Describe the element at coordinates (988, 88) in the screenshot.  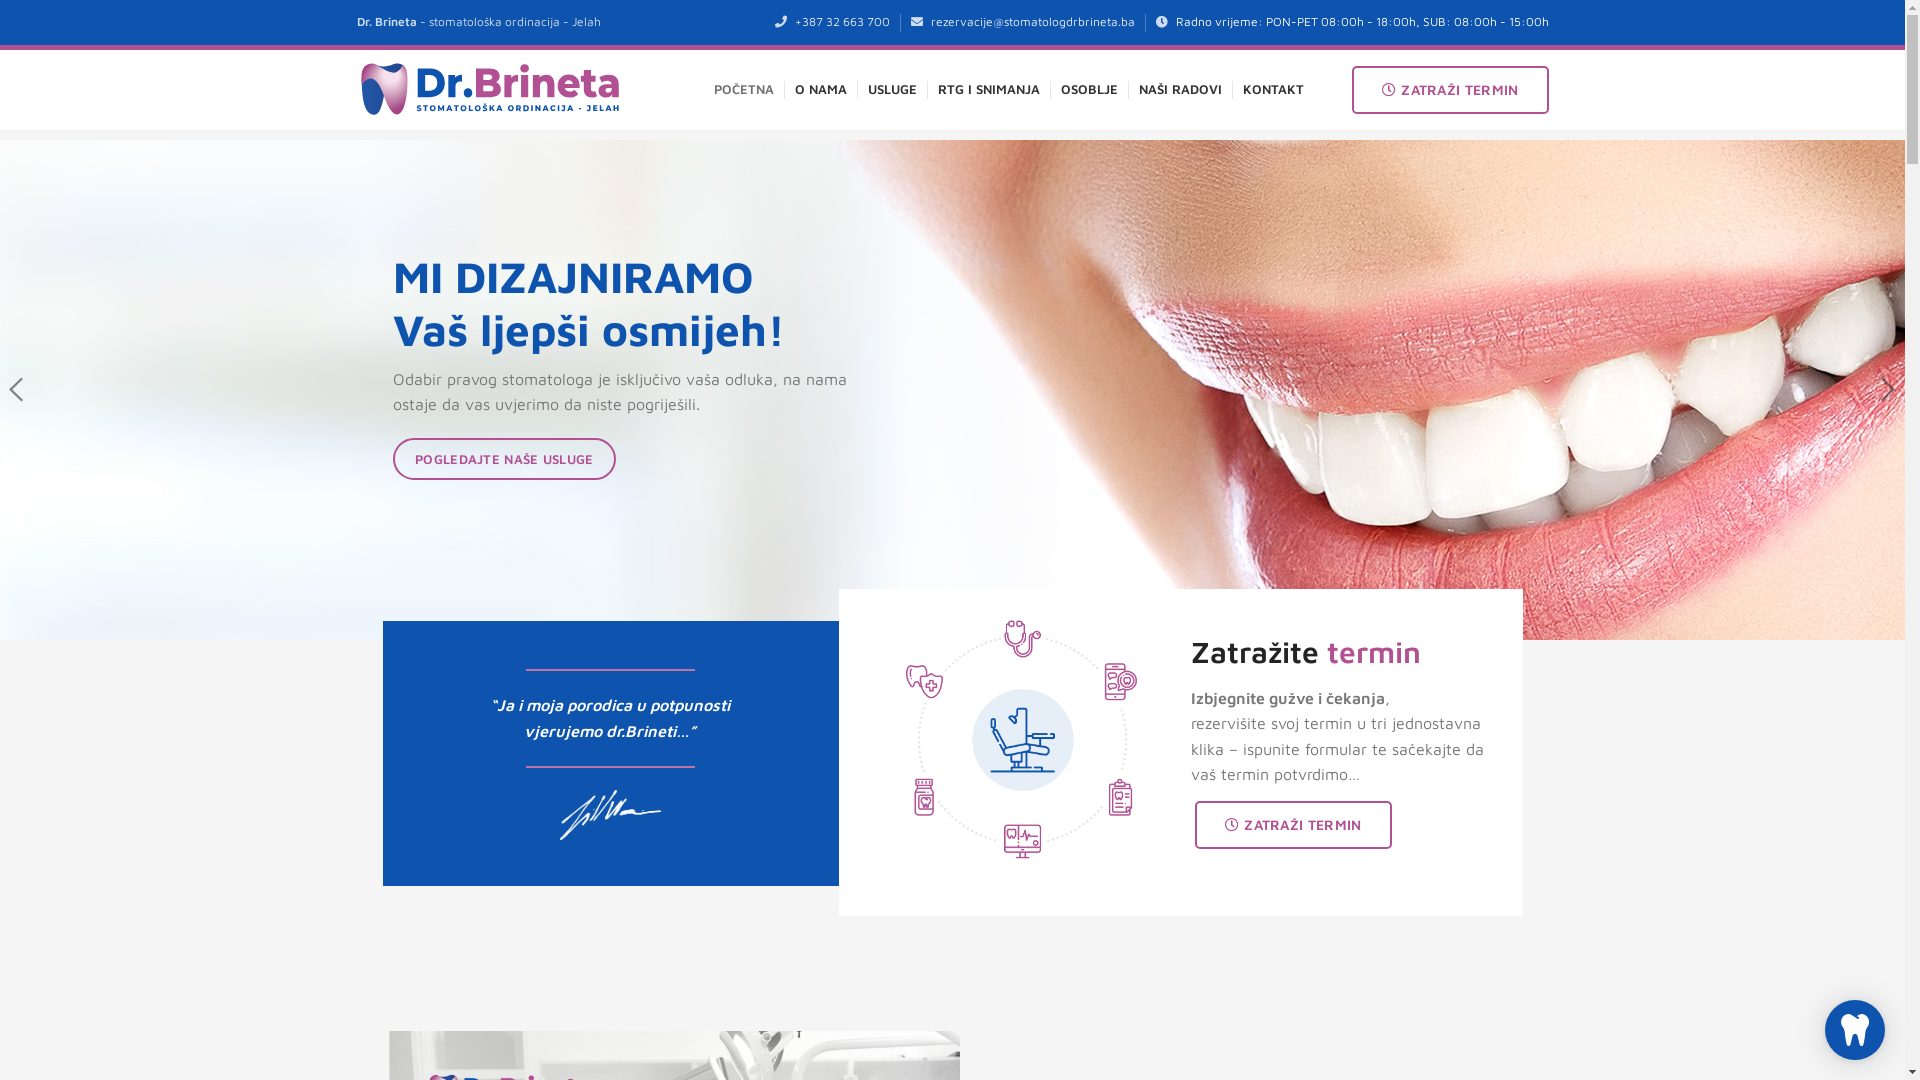
I see `'RTG I SNIMANJA'` at that location.